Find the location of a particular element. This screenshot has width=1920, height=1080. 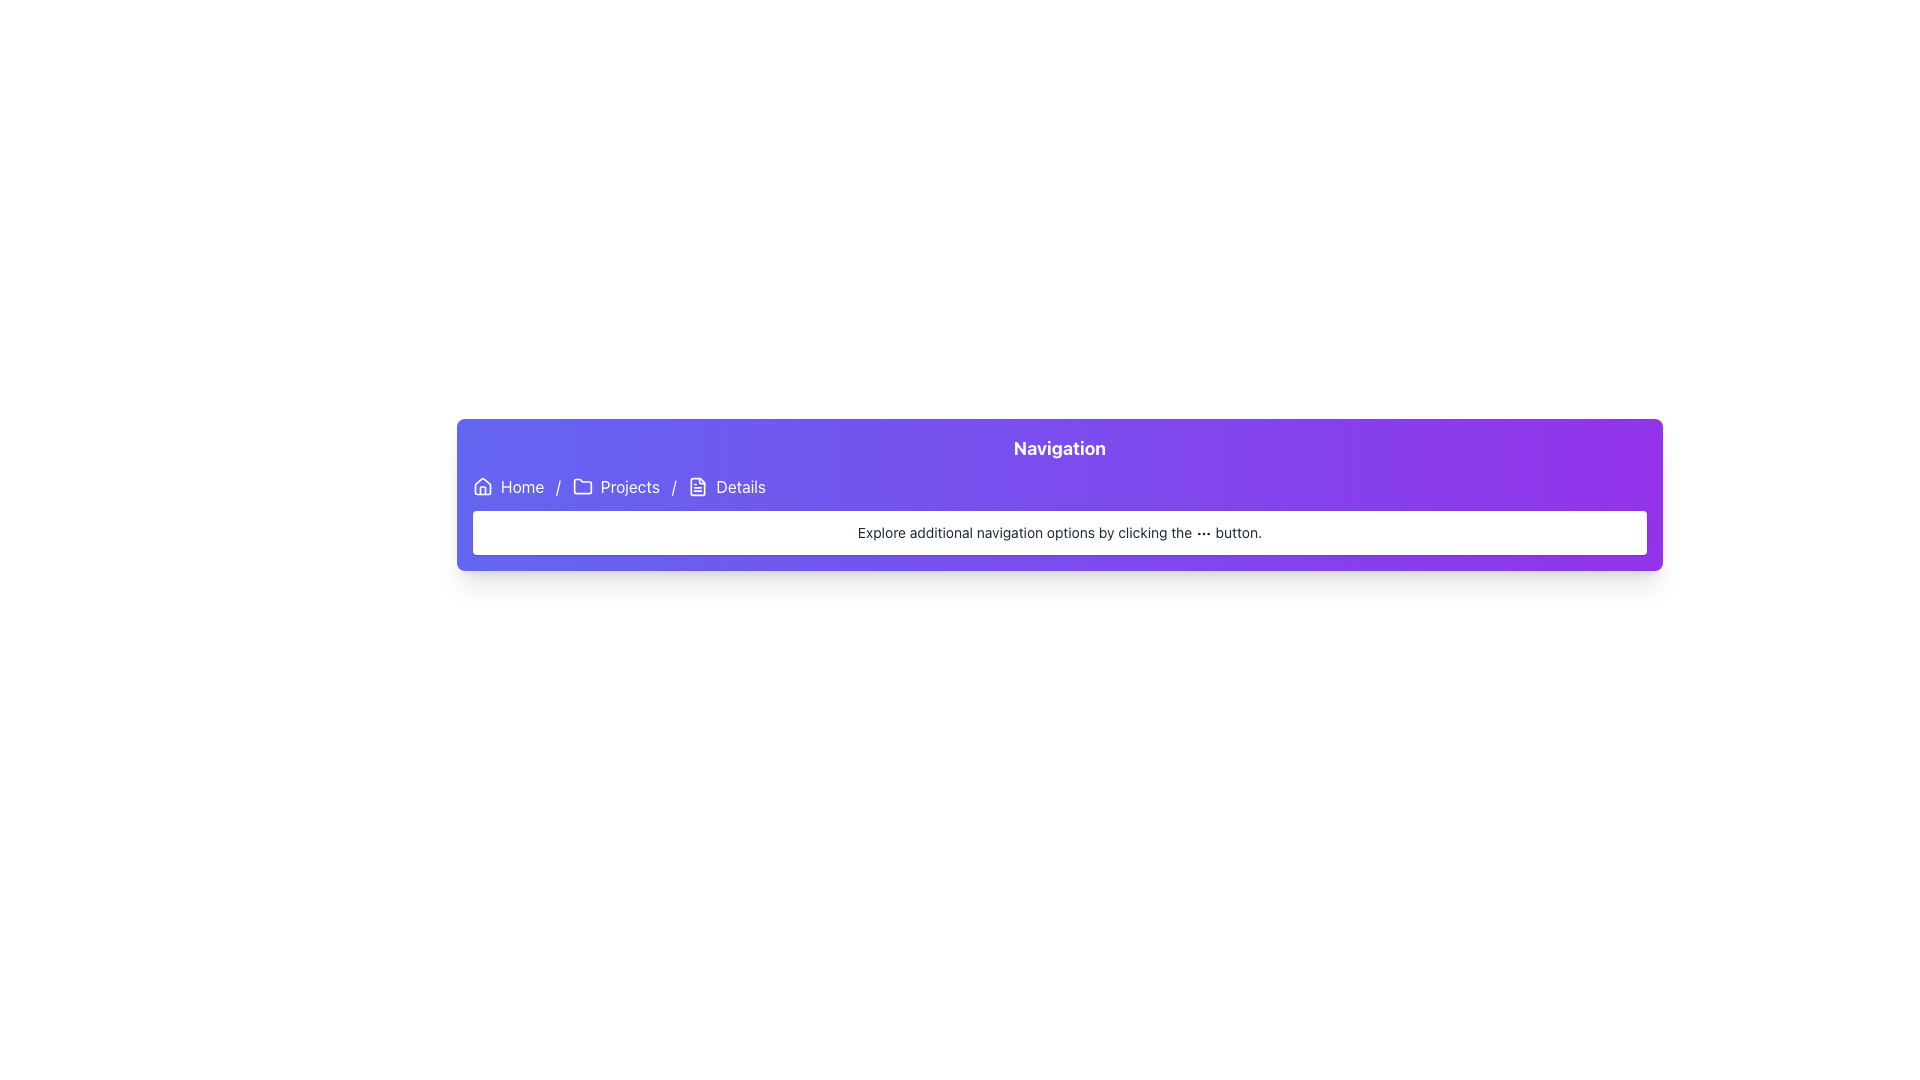

the second breadcrumb item labeled 'Projects' in the breadcrumb navigation bar is located at coordinates (615, 486).